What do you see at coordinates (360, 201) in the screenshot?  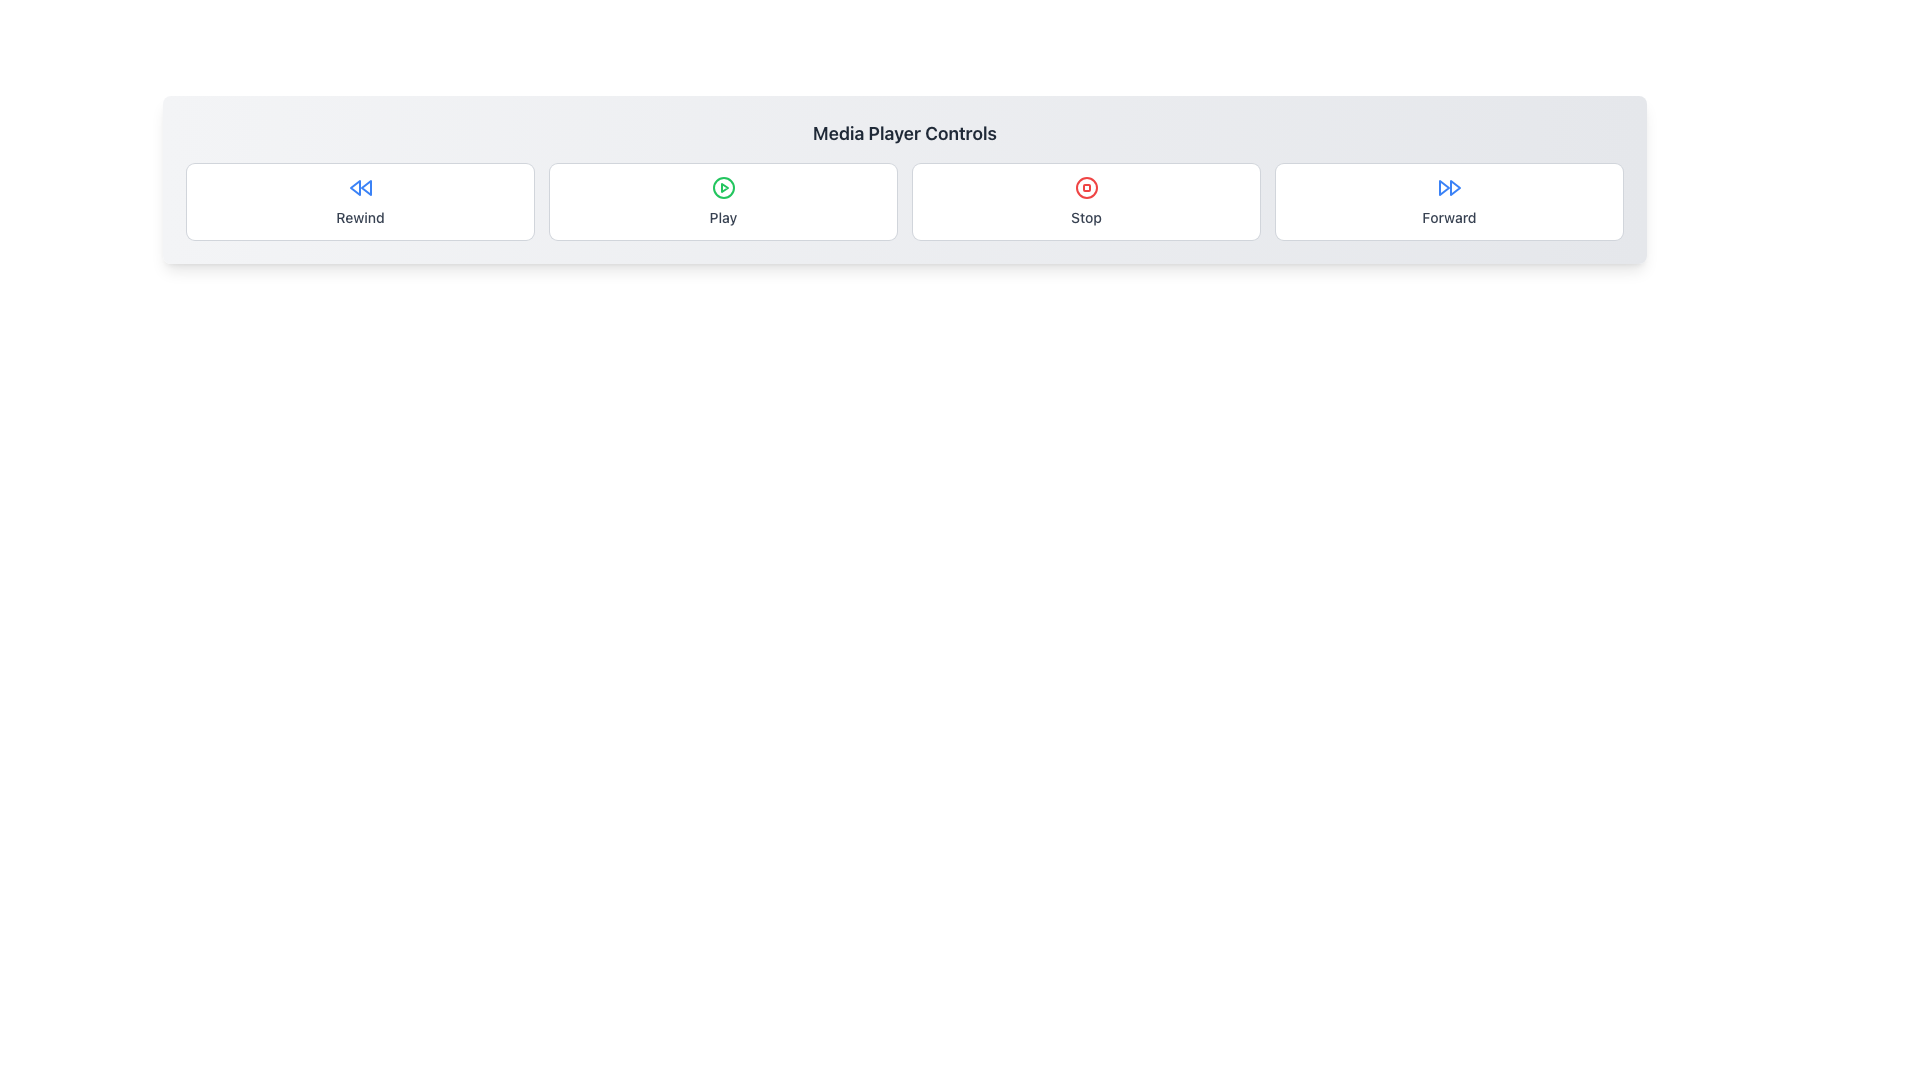 I see `the 'Rewind' button, which is the first control button on the left with a blue double-arrow rewind symbol and gray text on a white background` at bounding box center [360, 201].